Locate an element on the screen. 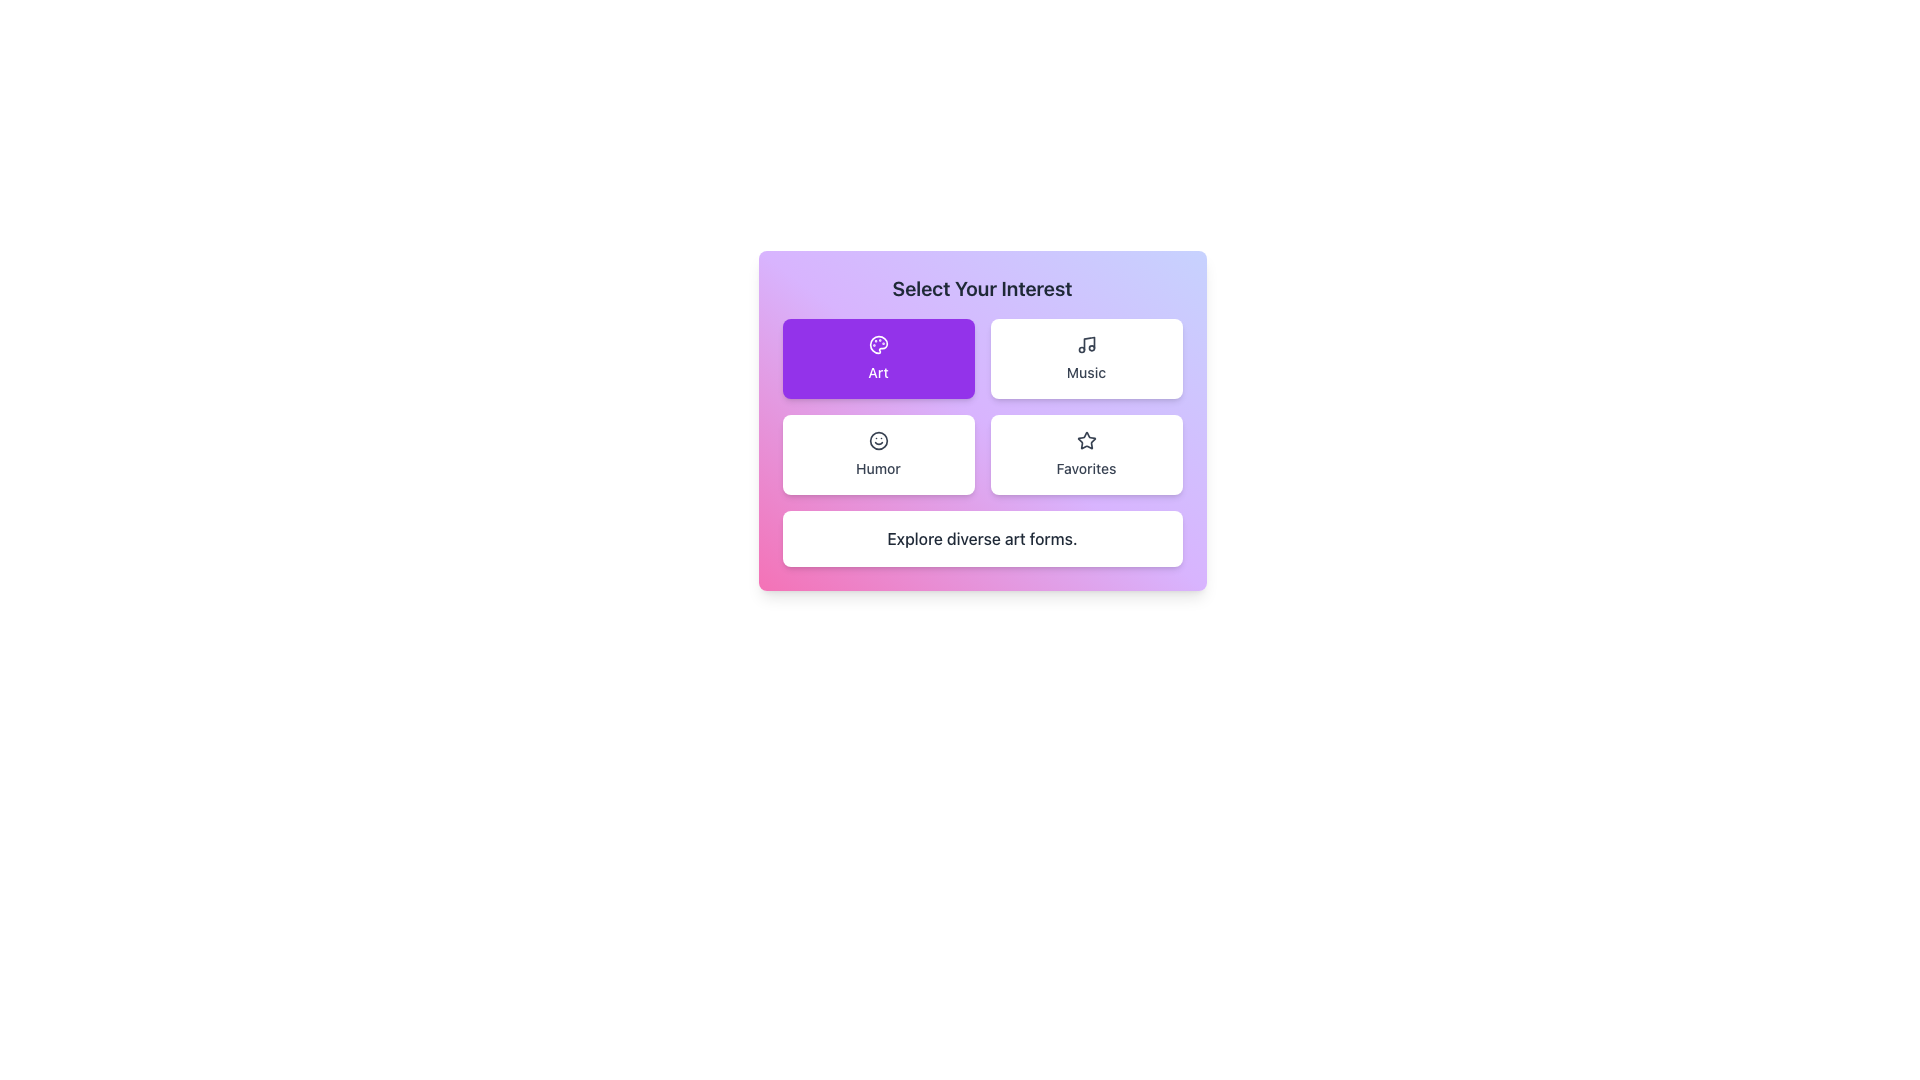  the star-shaped icon in the 'Favorites' section is located at coordinates (1085, 439).